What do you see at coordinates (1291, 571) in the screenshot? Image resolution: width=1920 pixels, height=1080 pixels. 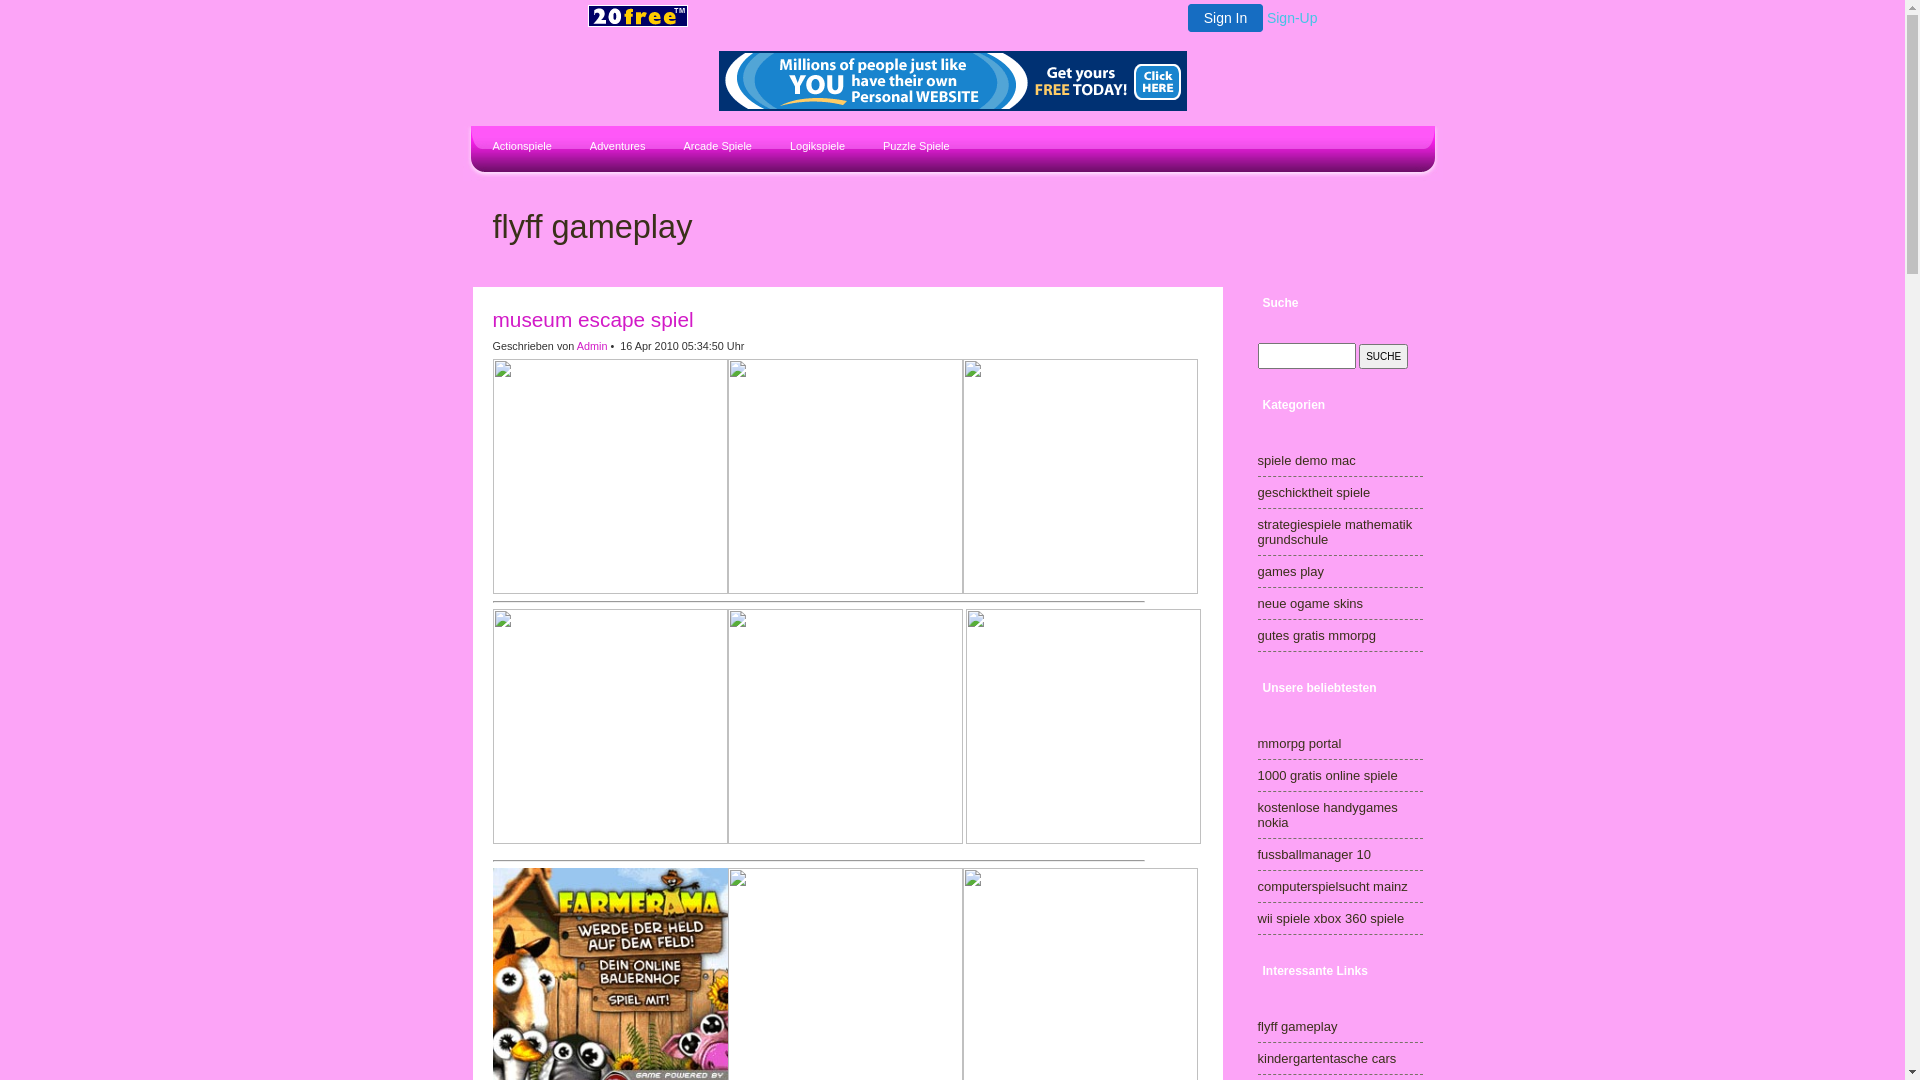 I see `'games play'` at bounding box center [1291, 571].